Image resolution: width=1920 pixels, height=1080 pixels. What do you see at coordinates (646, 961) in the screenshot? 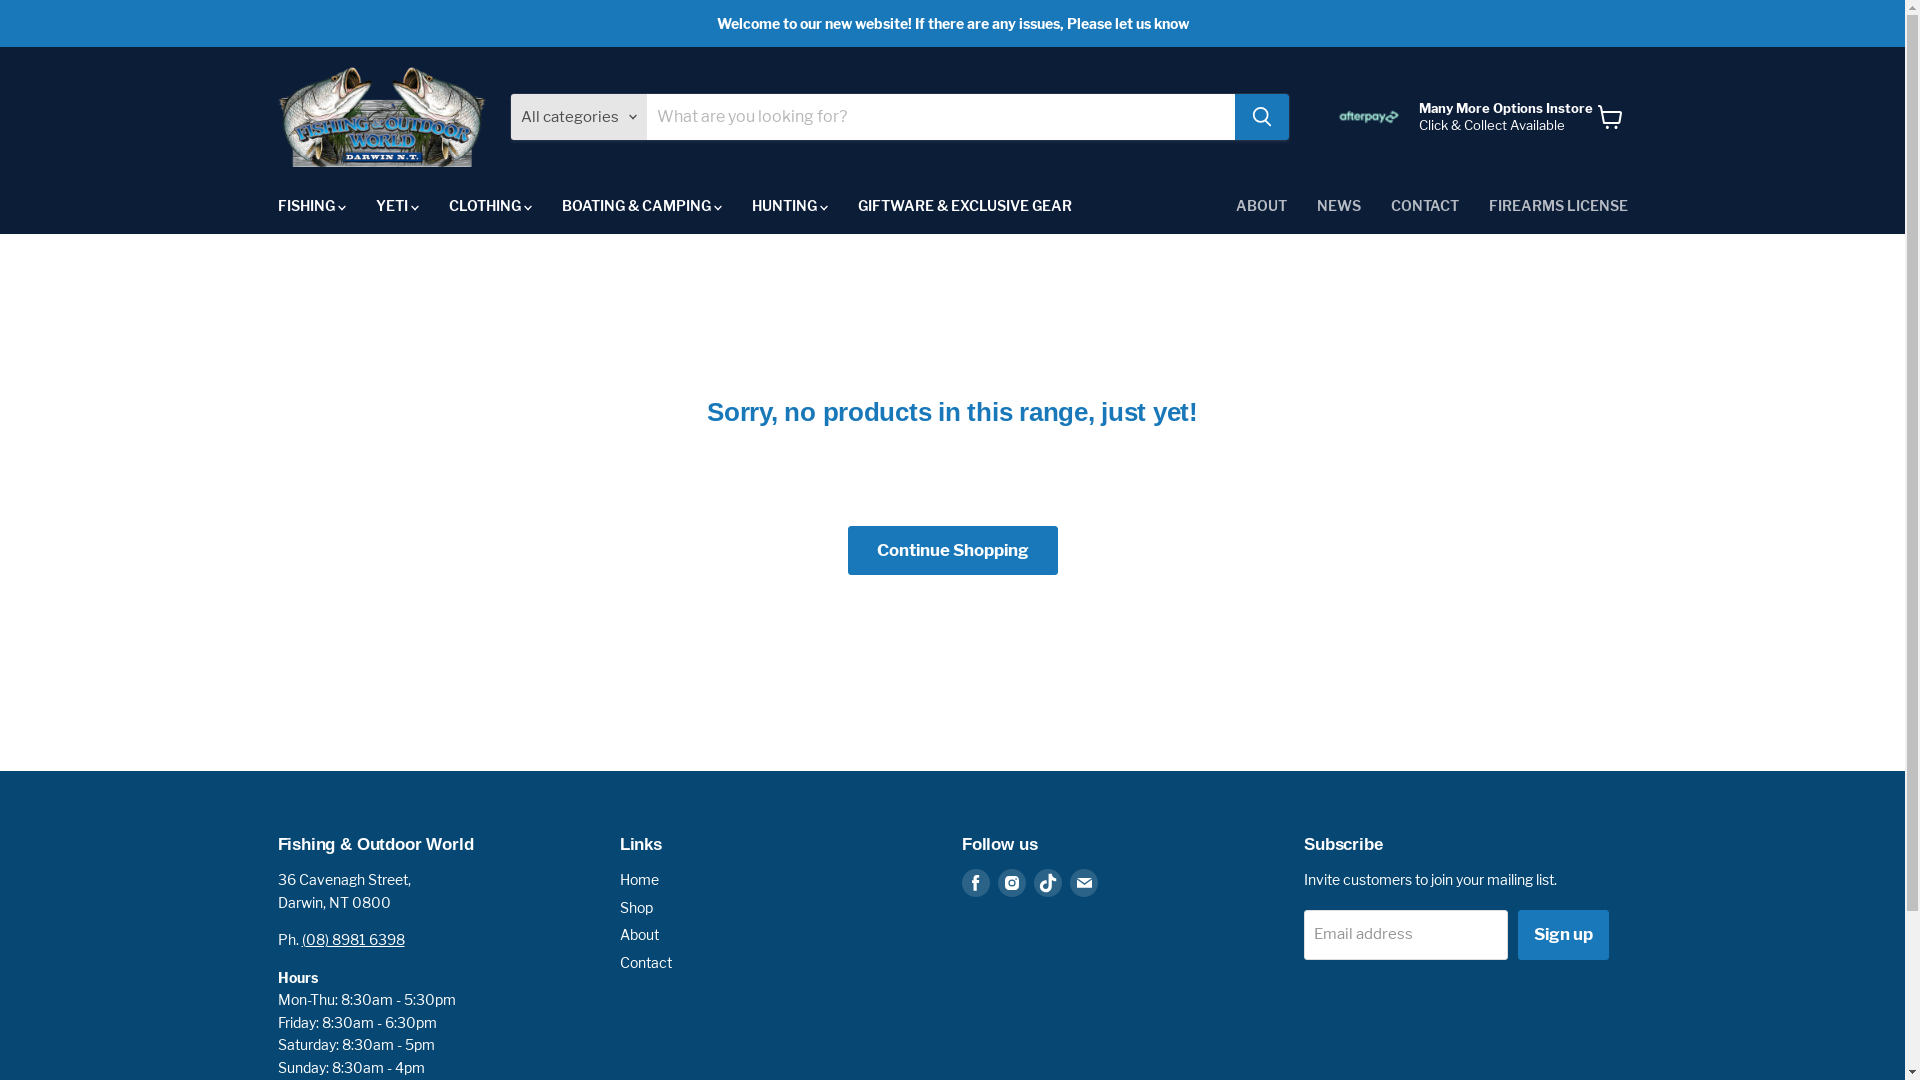
I see `'Contact'` at bounding box center [646, 961].